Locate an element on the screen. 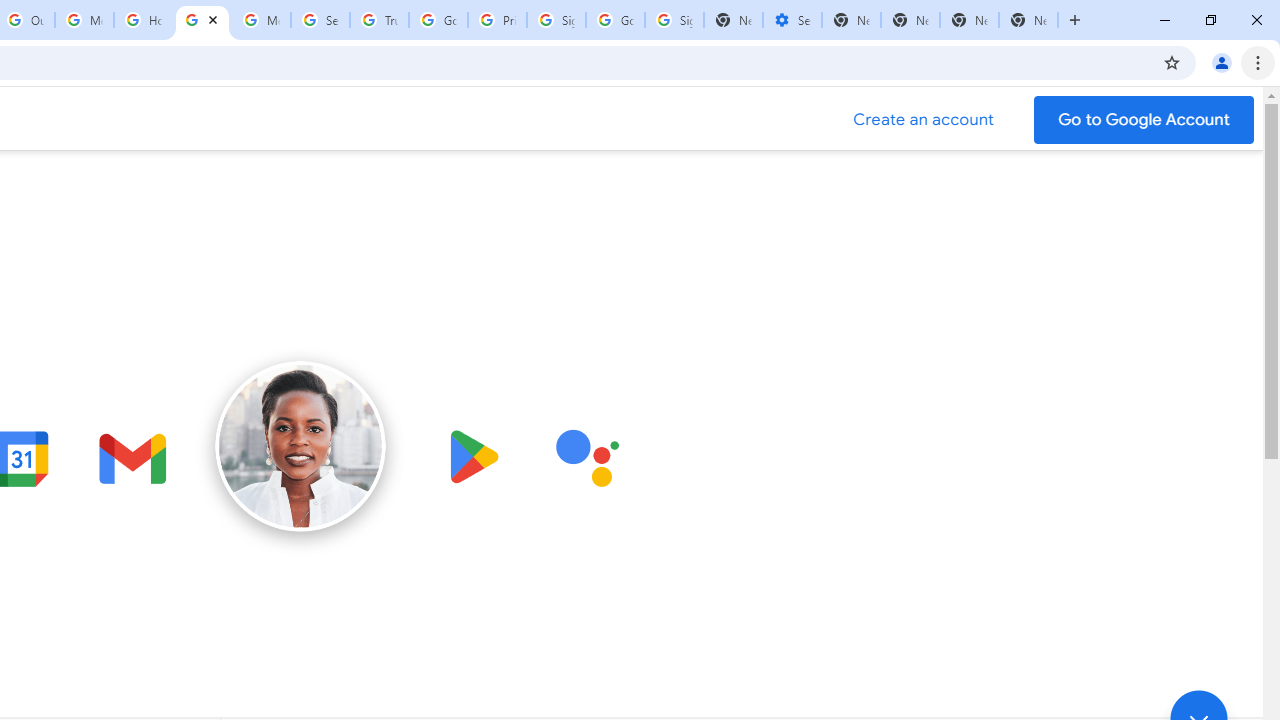 The height and width of the screenshot is (720, 1280). 'Go to your Google Account' is located at coordinates (1144, 119).